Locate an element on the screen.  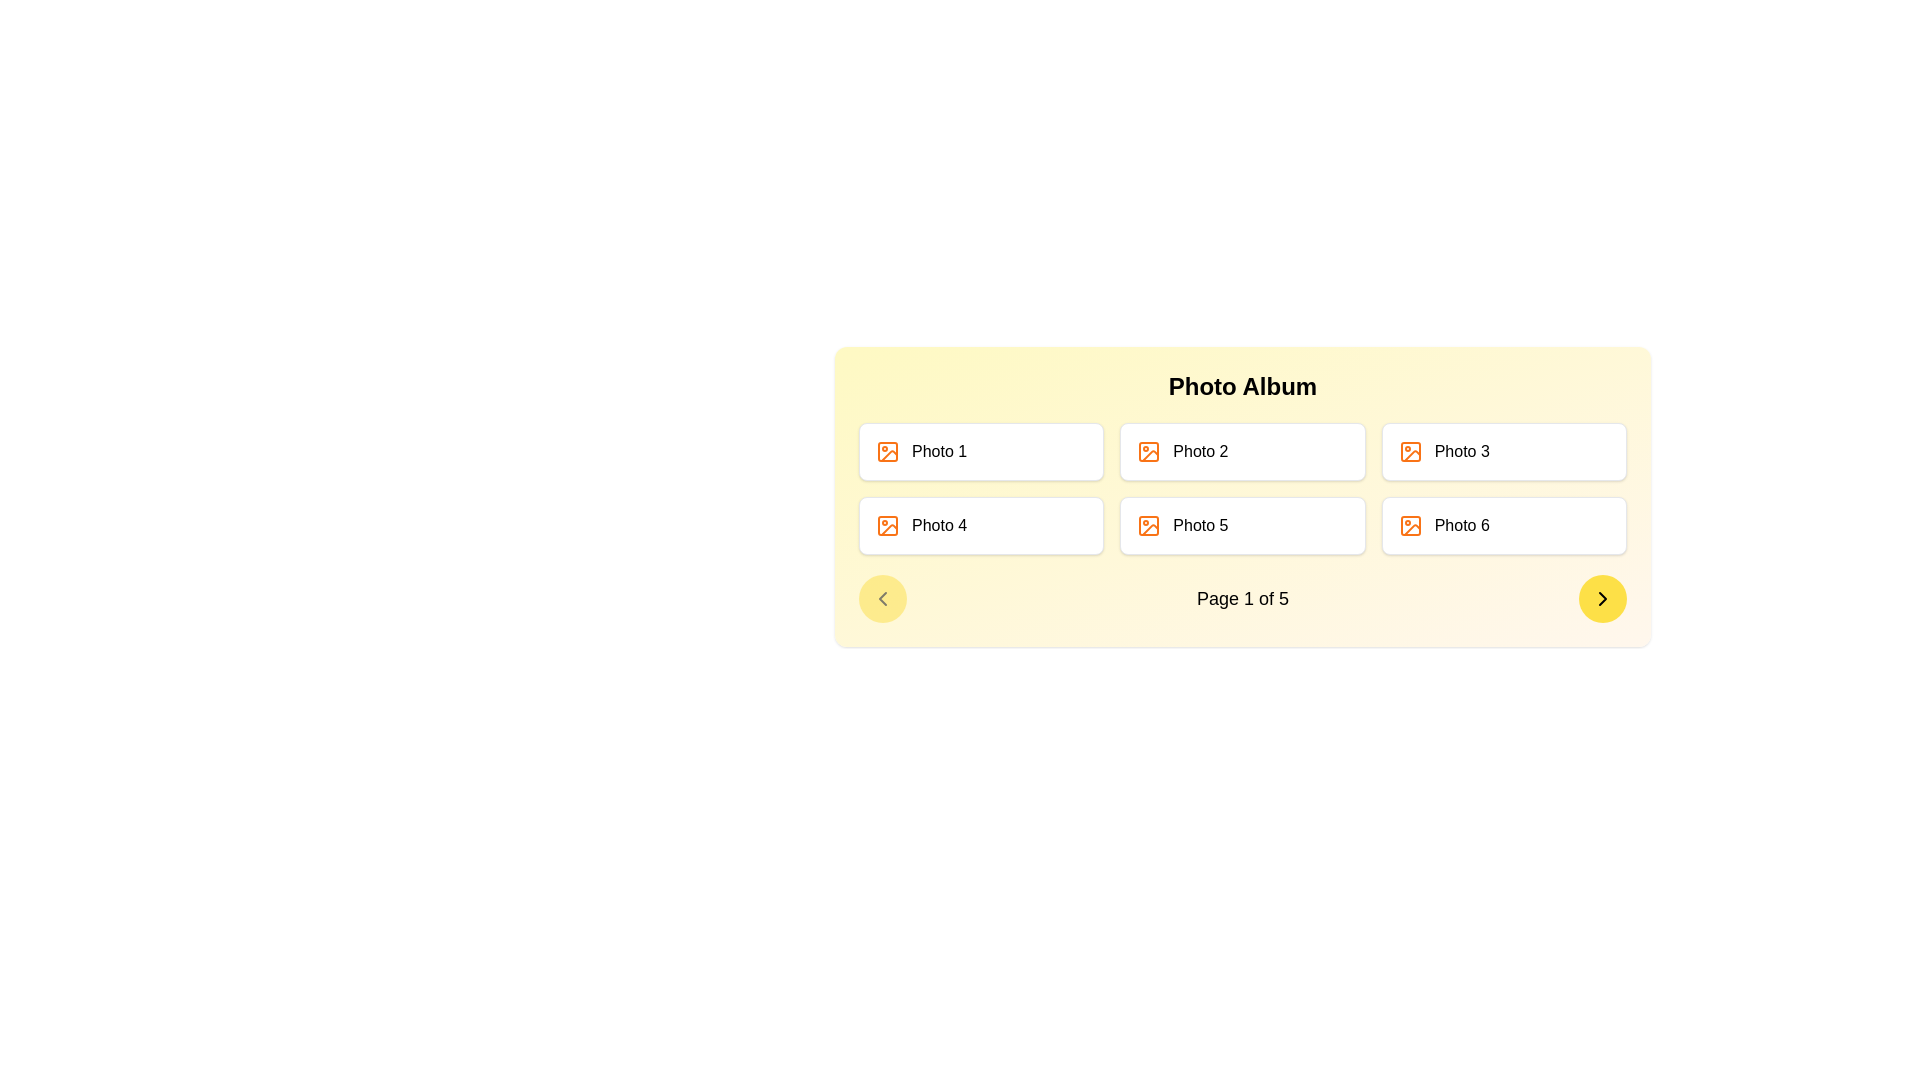
the background square of the SVG-based icon next to the text 'Photo 6' in the lower right of the grid in the Photo Album interface is located at coordinates (1409, 524).